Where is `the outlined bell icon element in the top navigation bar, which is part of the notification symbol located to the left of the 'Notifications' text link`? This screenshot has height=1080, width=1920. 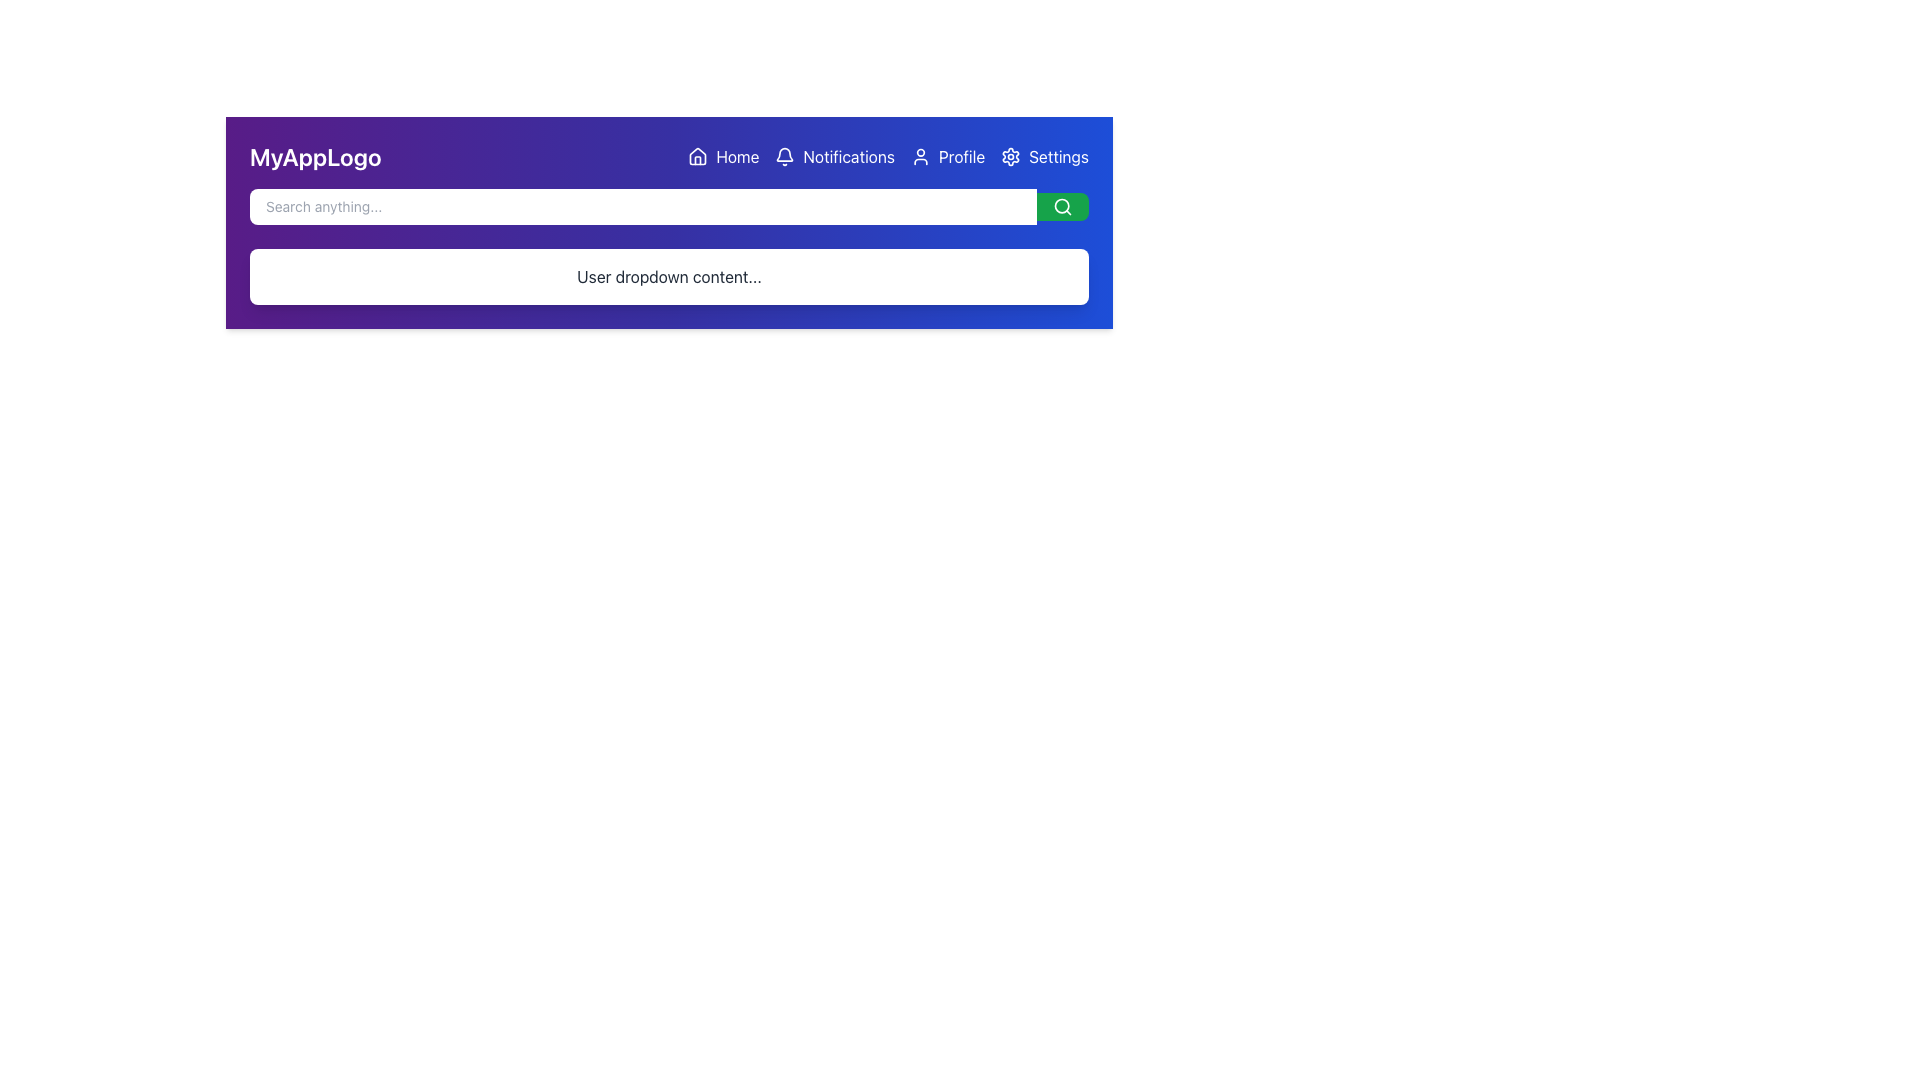
the outlined bell icon element in the top navigation bar, which is part of the notification symbol located to the left of the 'Notifications' text link is located at coordinates (784, 153).